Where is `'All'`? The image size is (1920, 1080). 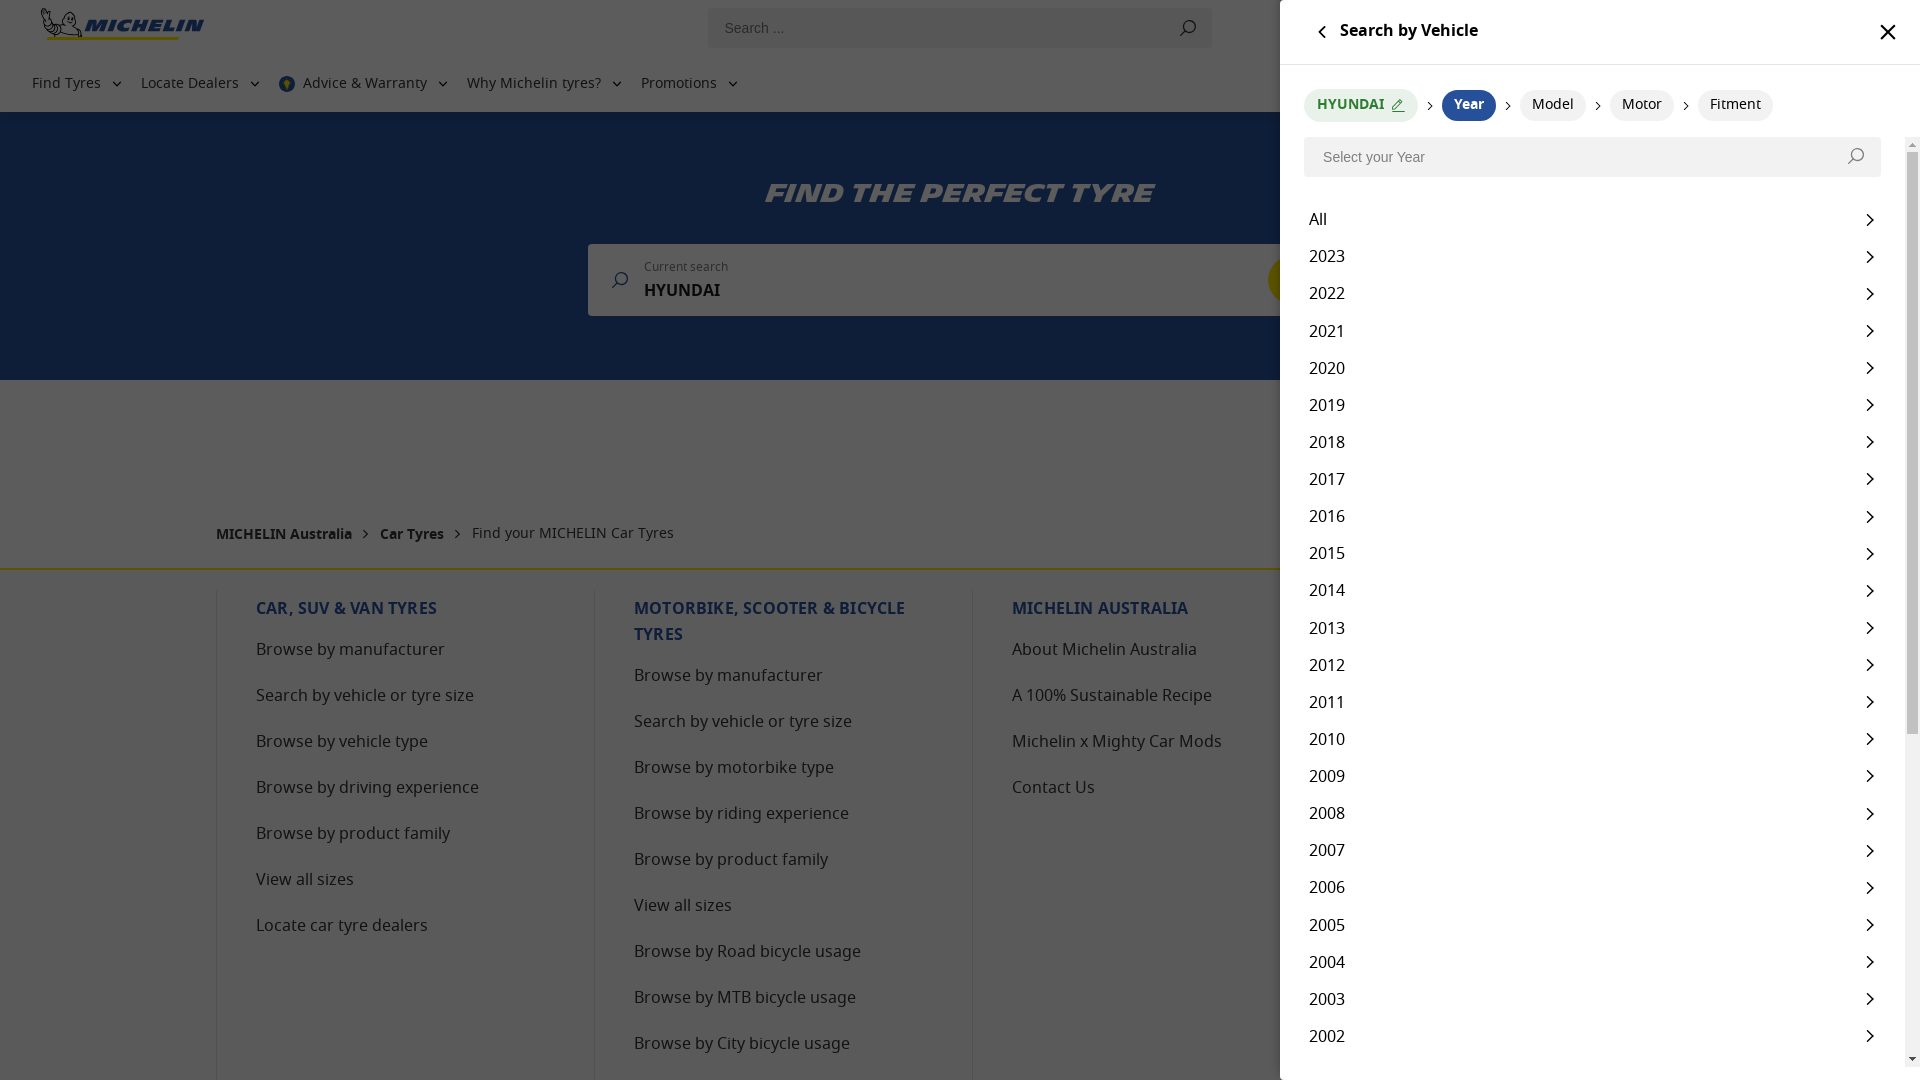
'All' is located at coordinates (1591, 219).